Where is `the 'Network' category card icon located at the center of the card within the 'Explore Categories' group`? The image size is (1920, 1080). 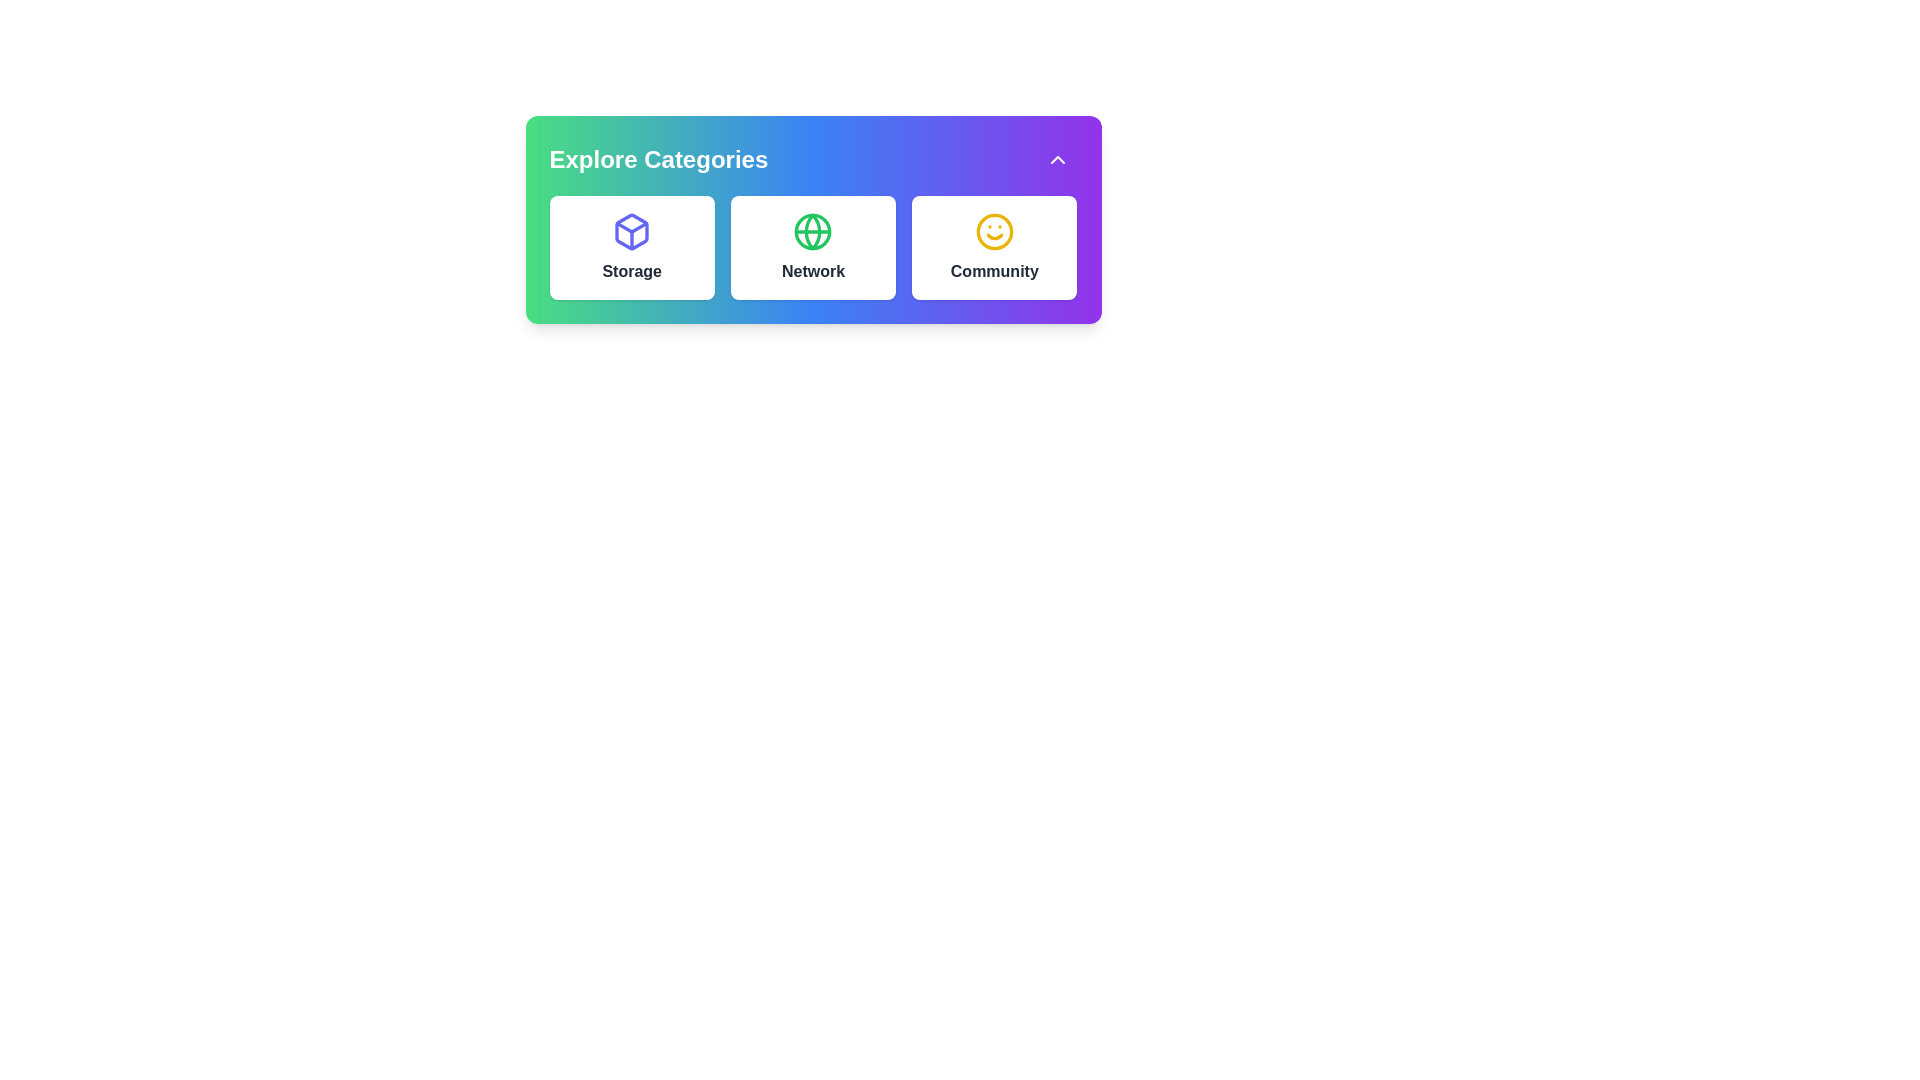 the 'Network' category card icon located at the center of the card within the 'Explore Categories' group is located at coordinates (813, 230).